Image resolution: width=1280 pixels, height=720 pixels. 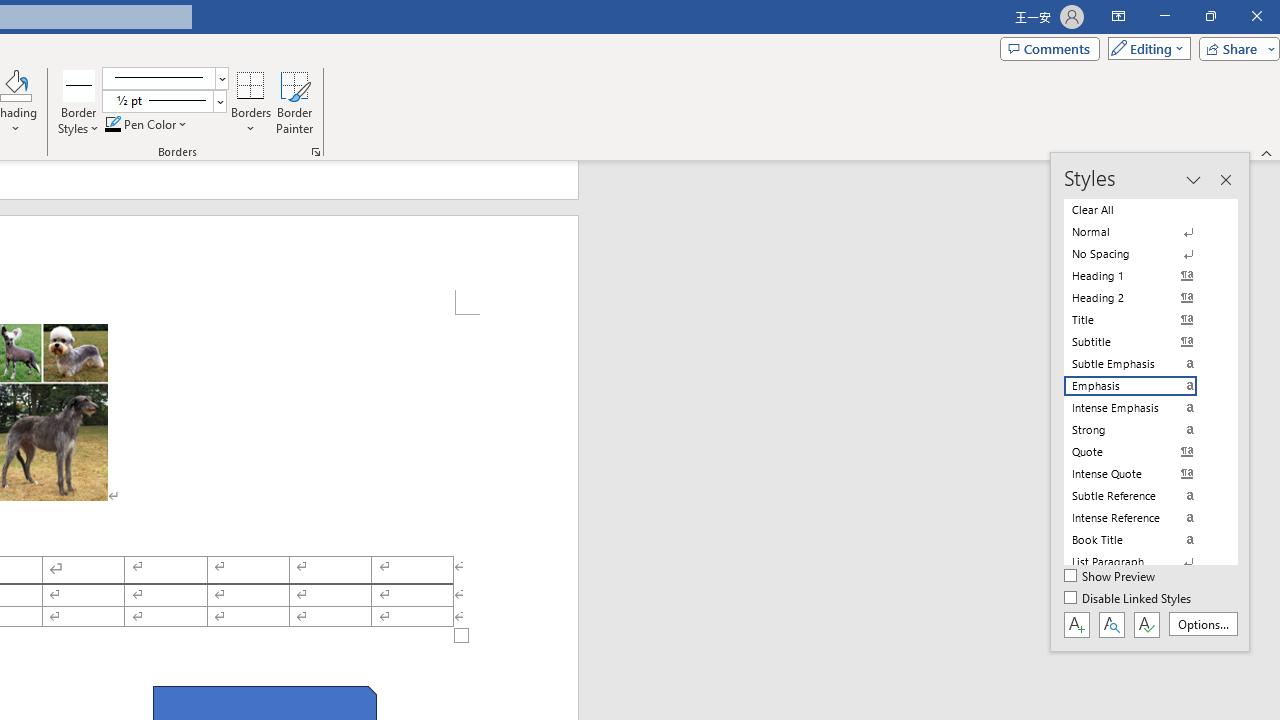 What do you see at coordinates (1142, 319) in the screenshot?
I see `'Title'` at bounding box center [1142, 319].